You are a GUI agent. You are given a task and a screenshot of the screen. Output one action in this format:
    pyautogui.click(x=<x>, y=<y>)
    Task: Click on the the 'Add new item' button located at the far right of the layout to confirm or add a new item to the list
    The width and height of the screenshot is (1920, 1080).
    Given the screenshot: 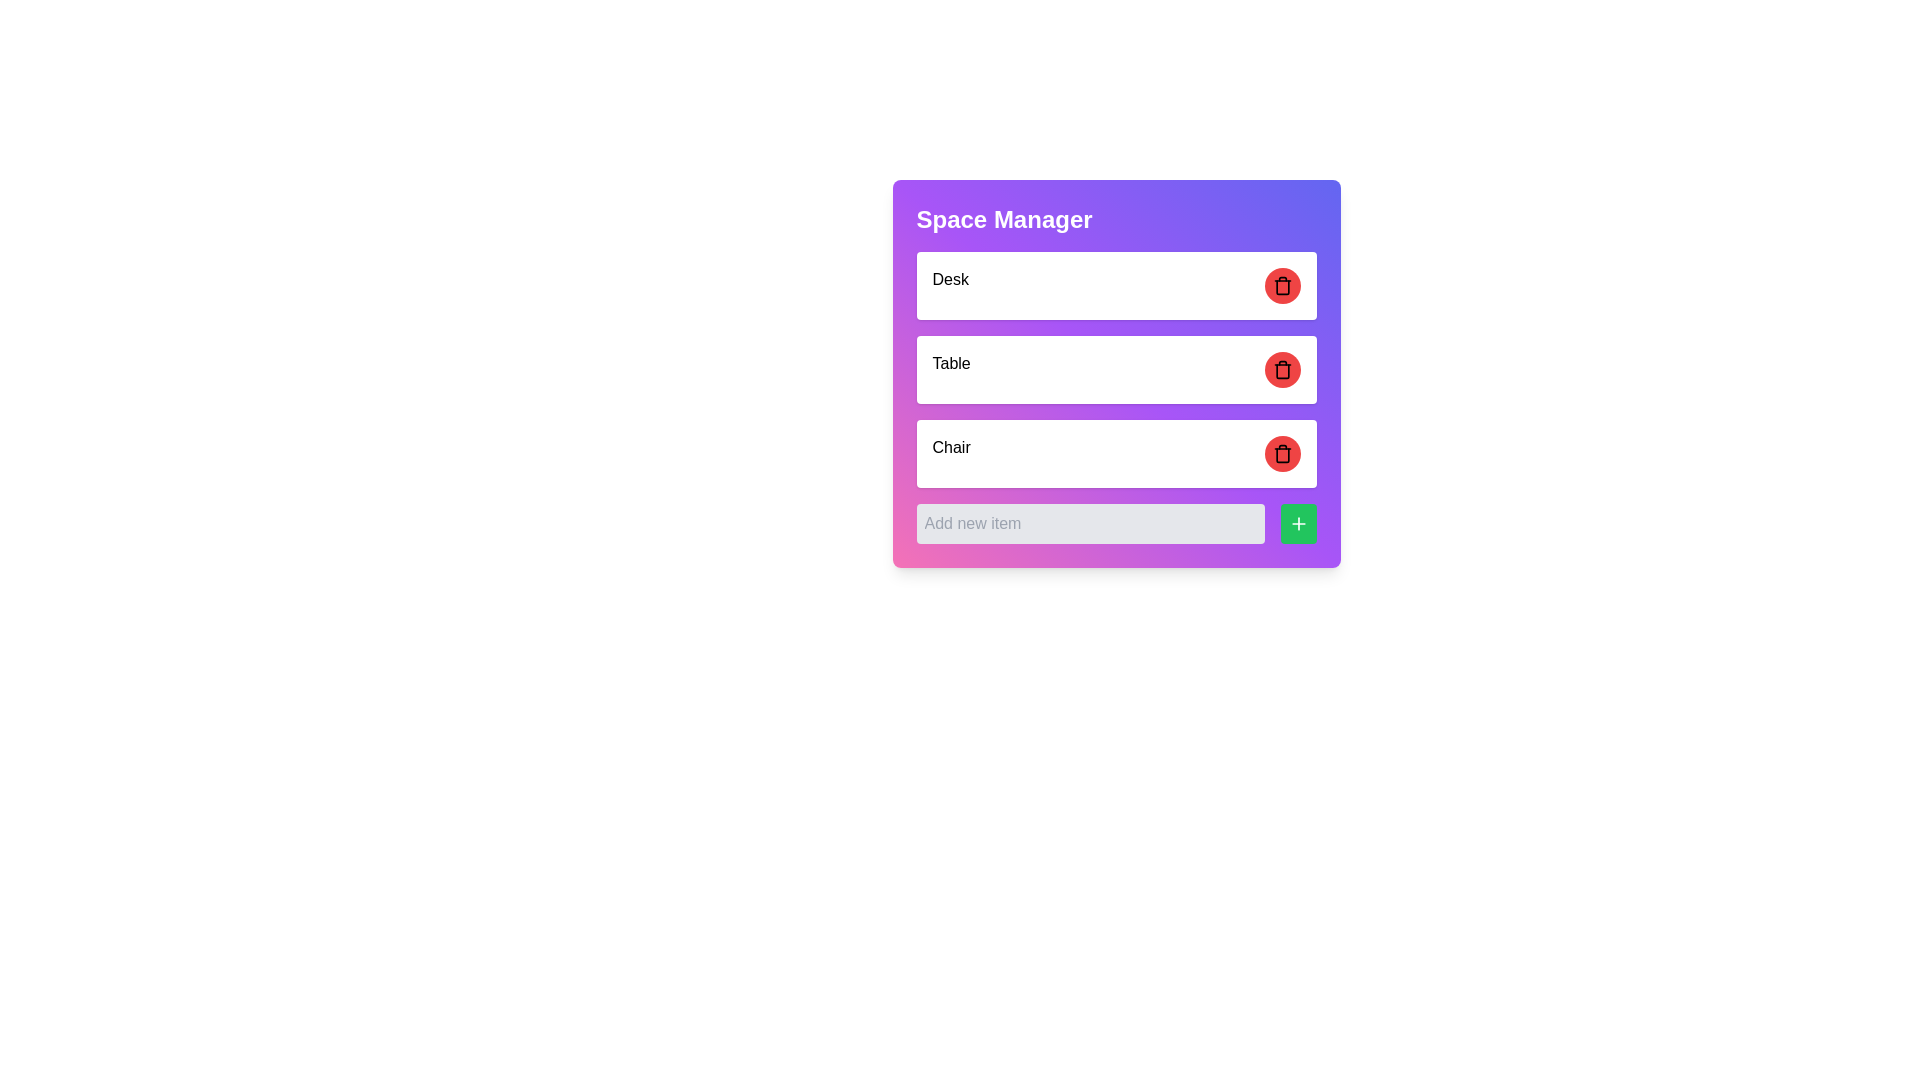 What is the action you would take?
    pyautogui.click(x=1298, y=523)
    